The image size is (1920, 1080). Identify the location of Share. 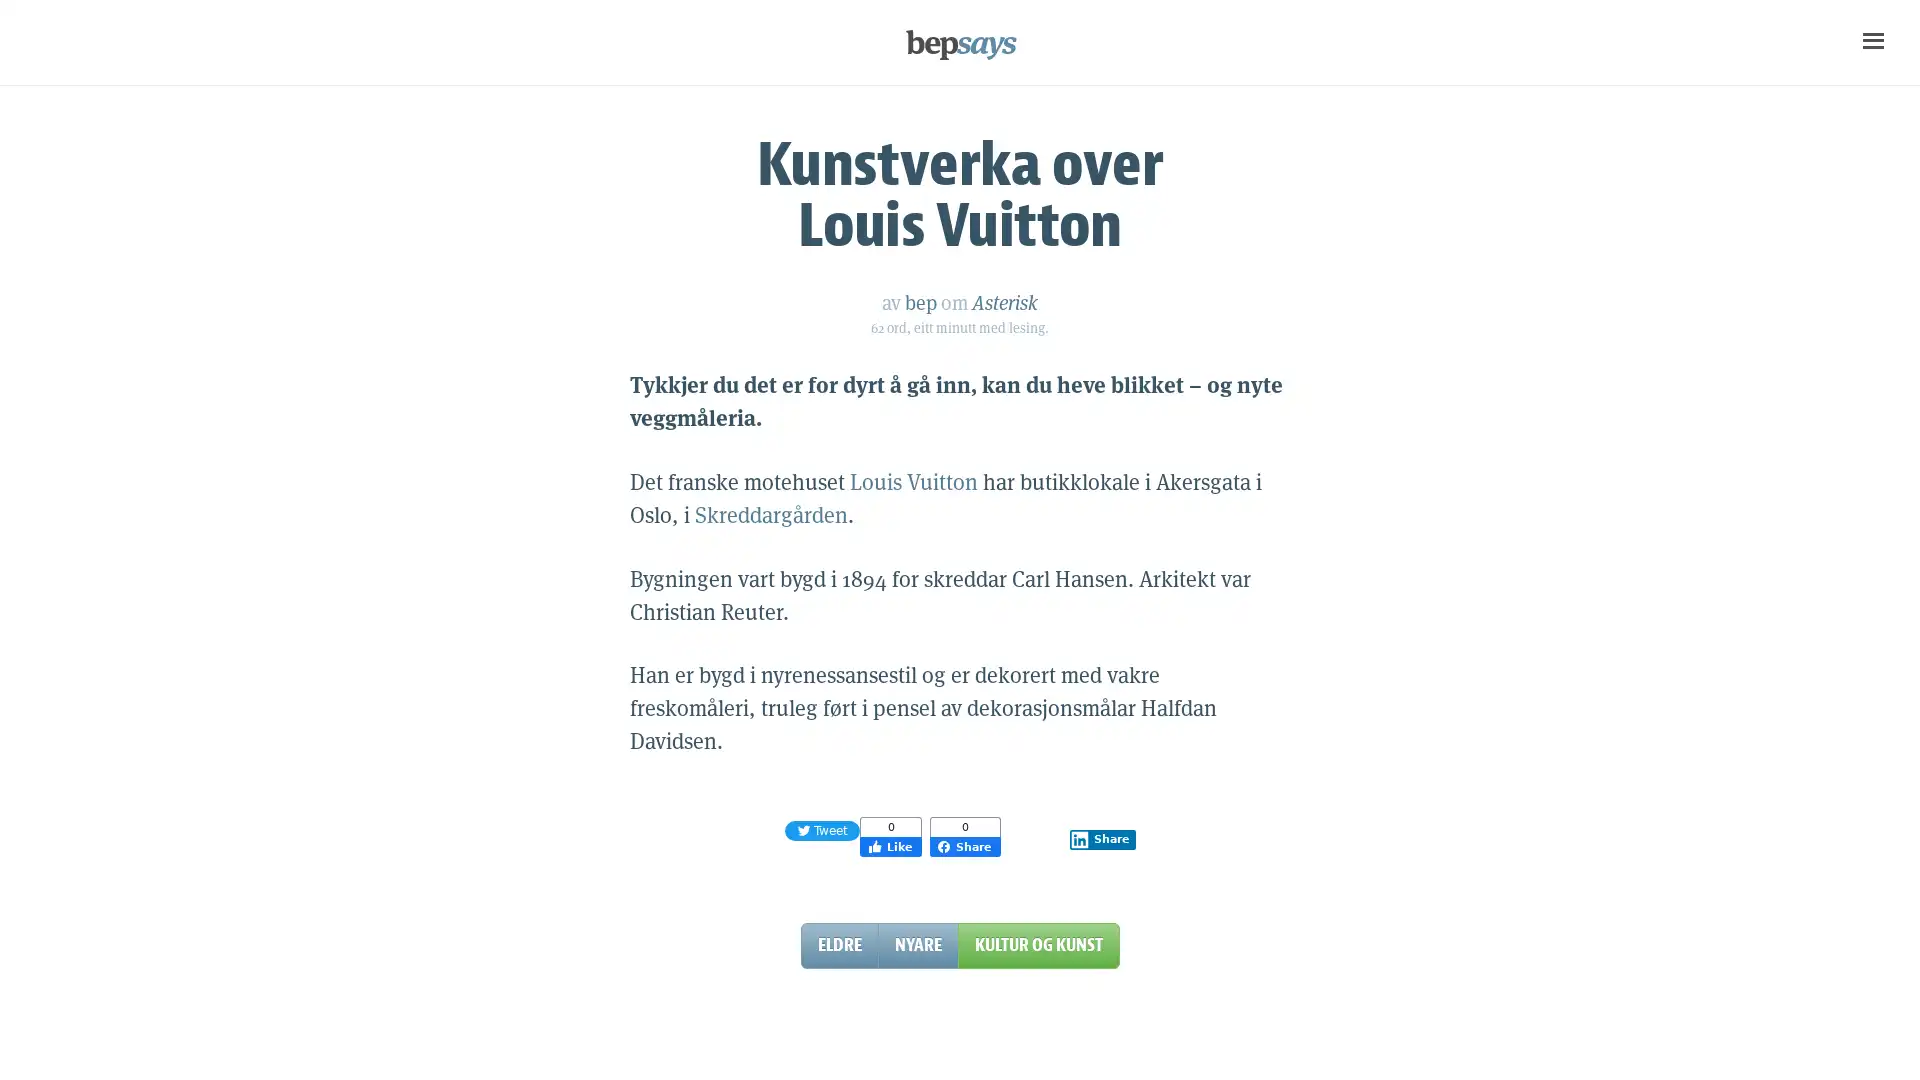
(1101, 839).